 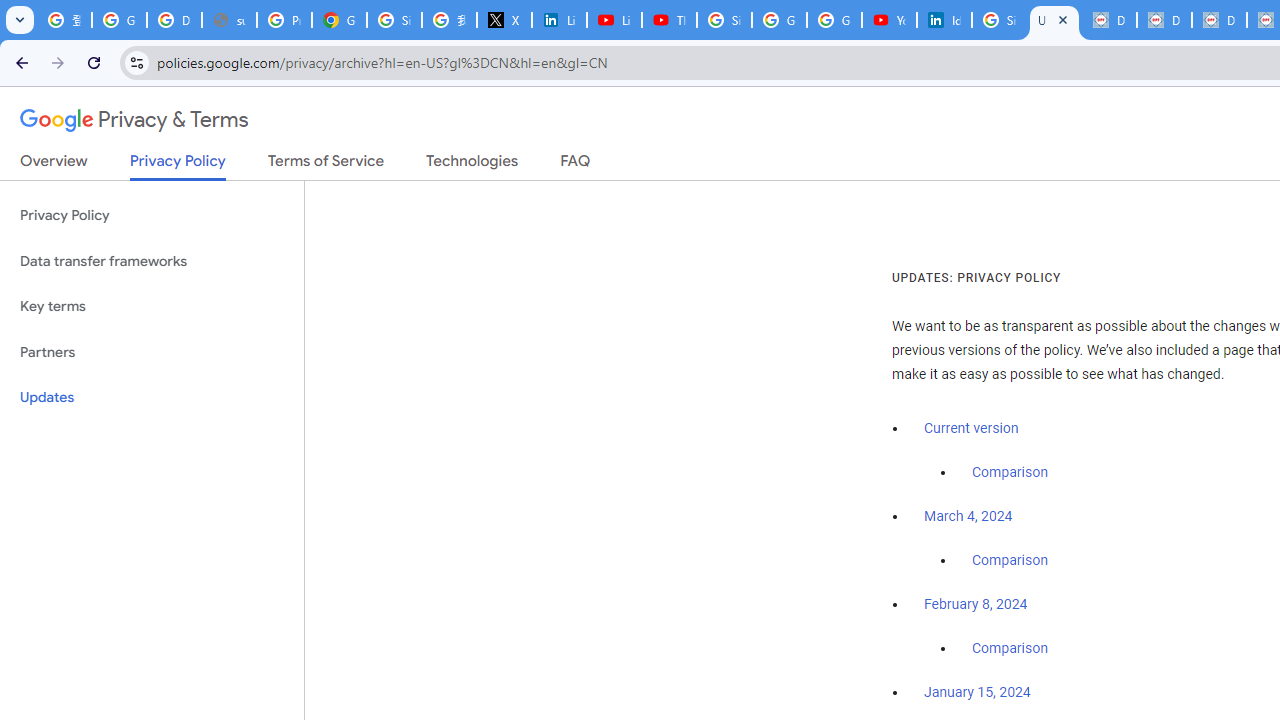 What do you see at coordinates (134, 120) in the screenshot?
I see `'Privacy & Terms'` at bounding box center [134, 120].